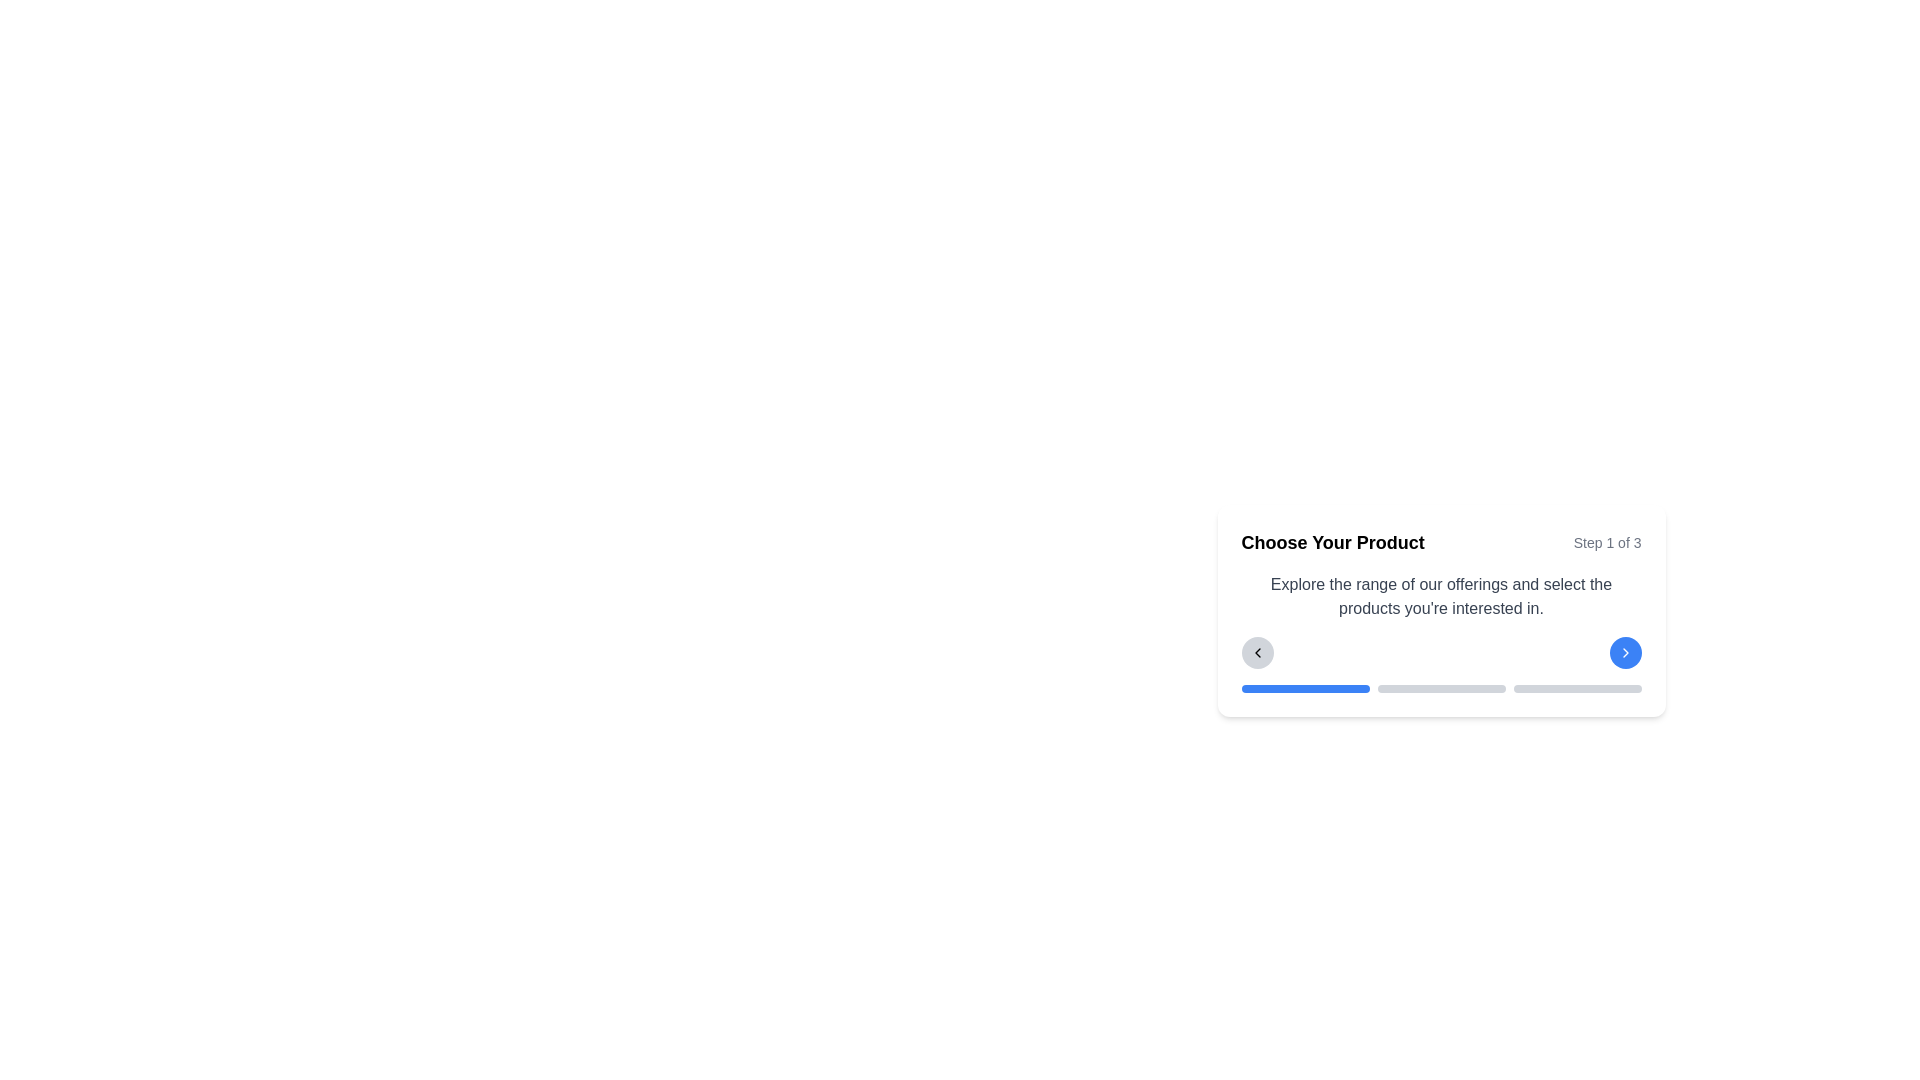  What do you see at coordinates (1441, 609) in the screenshot?
I see `the informational text block titled 'Choose Your Product' that displays guidance for product selection` at bounding box center [1441, 609].